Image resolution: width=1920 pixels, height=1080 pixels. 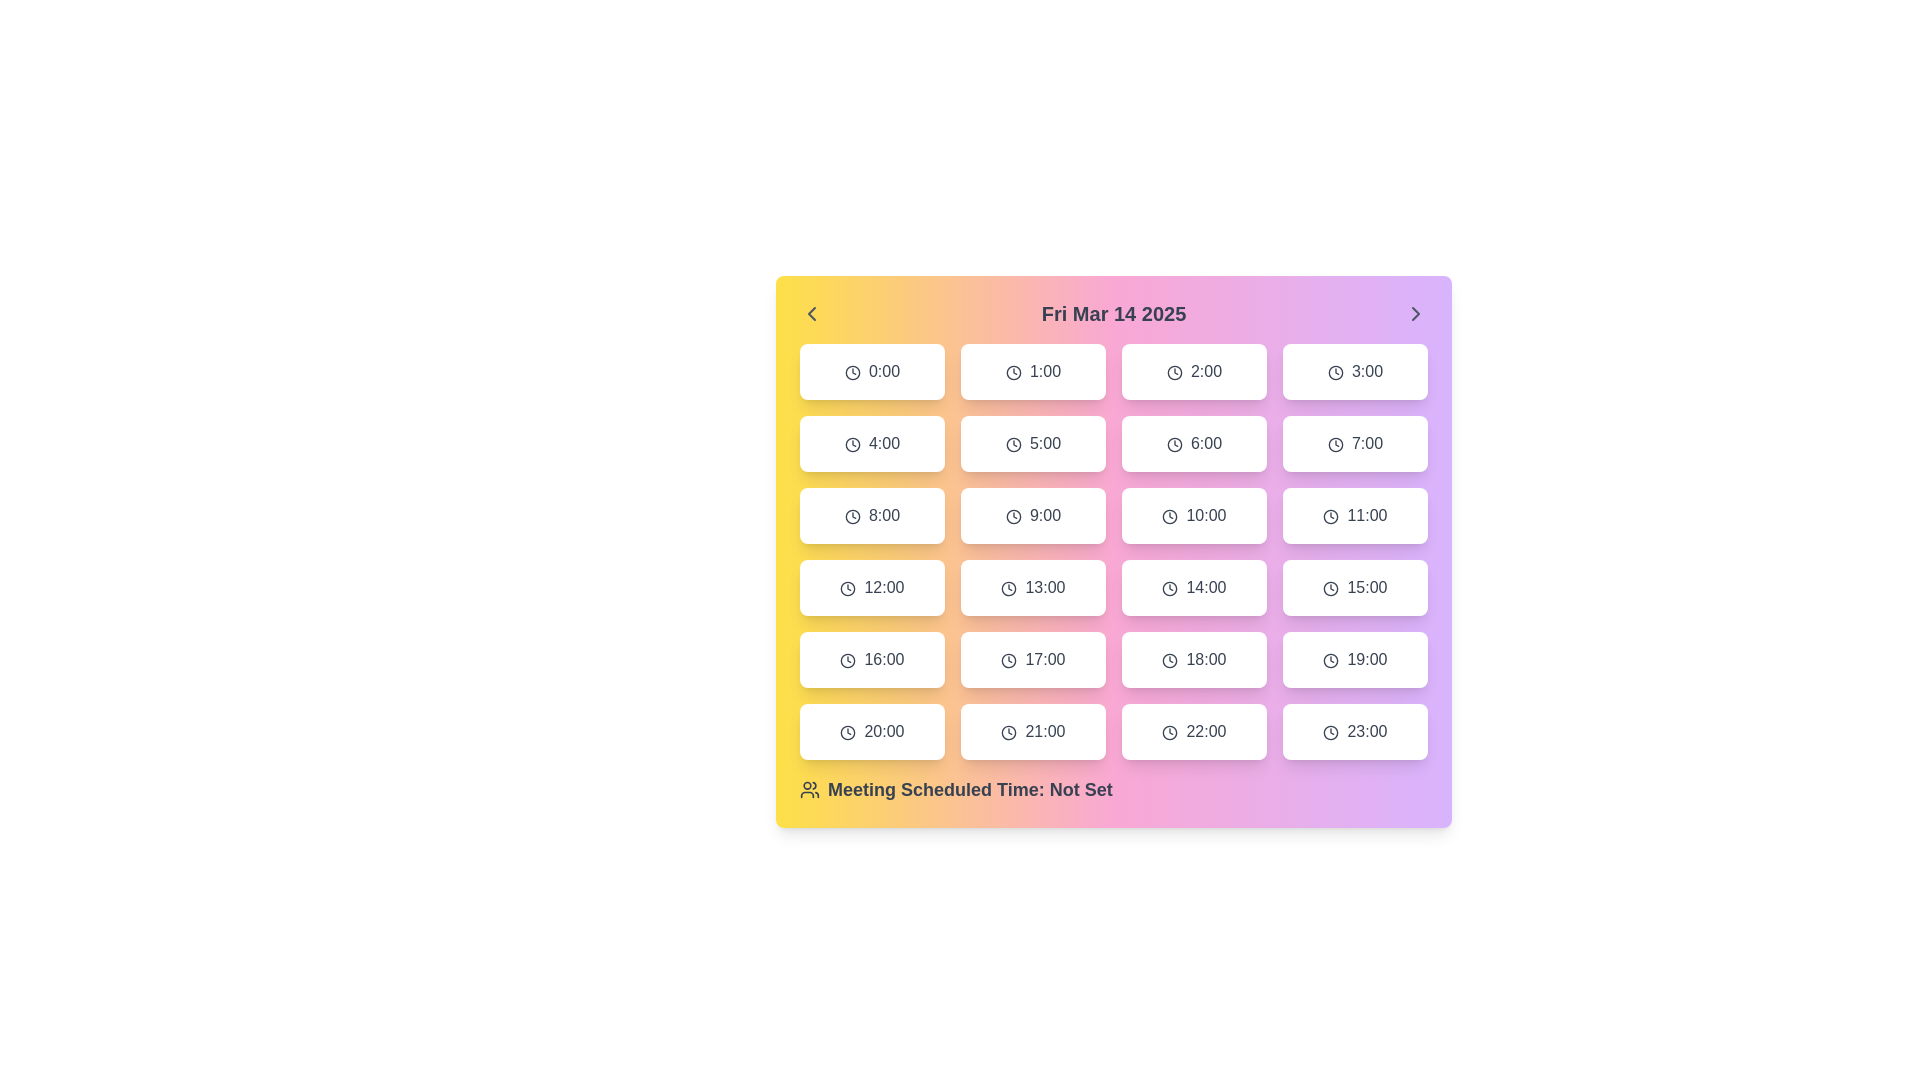 I want to click on the small clock icon located within the button marked '21:00', which is part of a grid layout of buttons representing time slots, so click(x=1009, y=732).